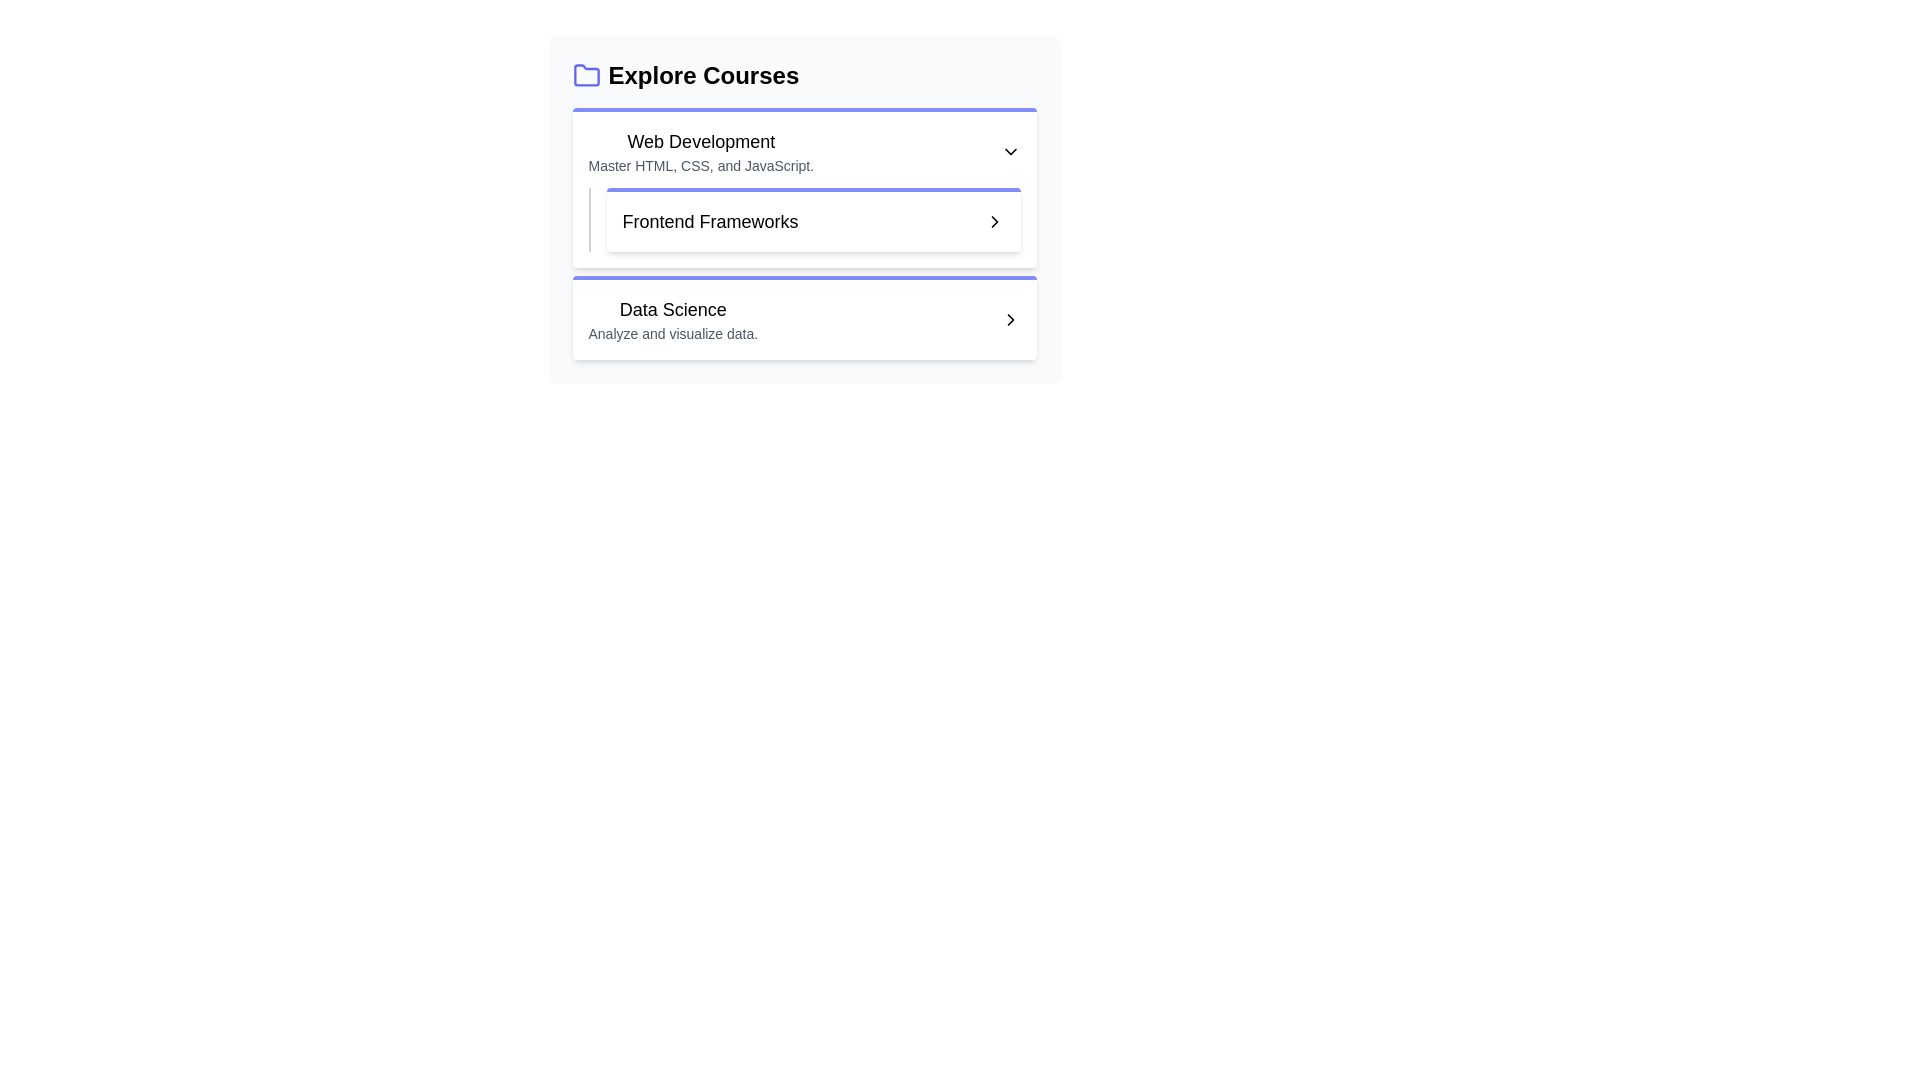 The image size is (1920, 1080). I want to click on the 'Data Science' course module option in the list under the 'Explore Courses' section, so click(673, 319).